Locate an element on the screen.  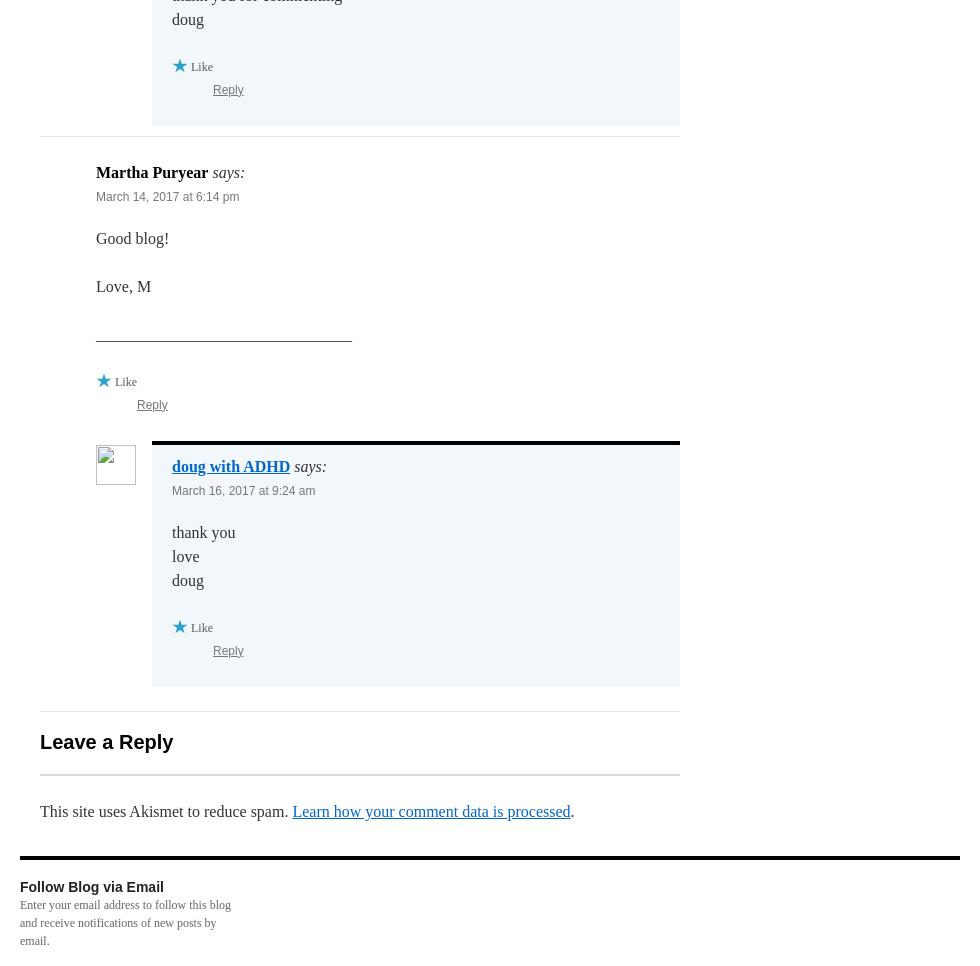
'March 14, 2017 at 6:14 pm' is located at coordinates (167, 196).